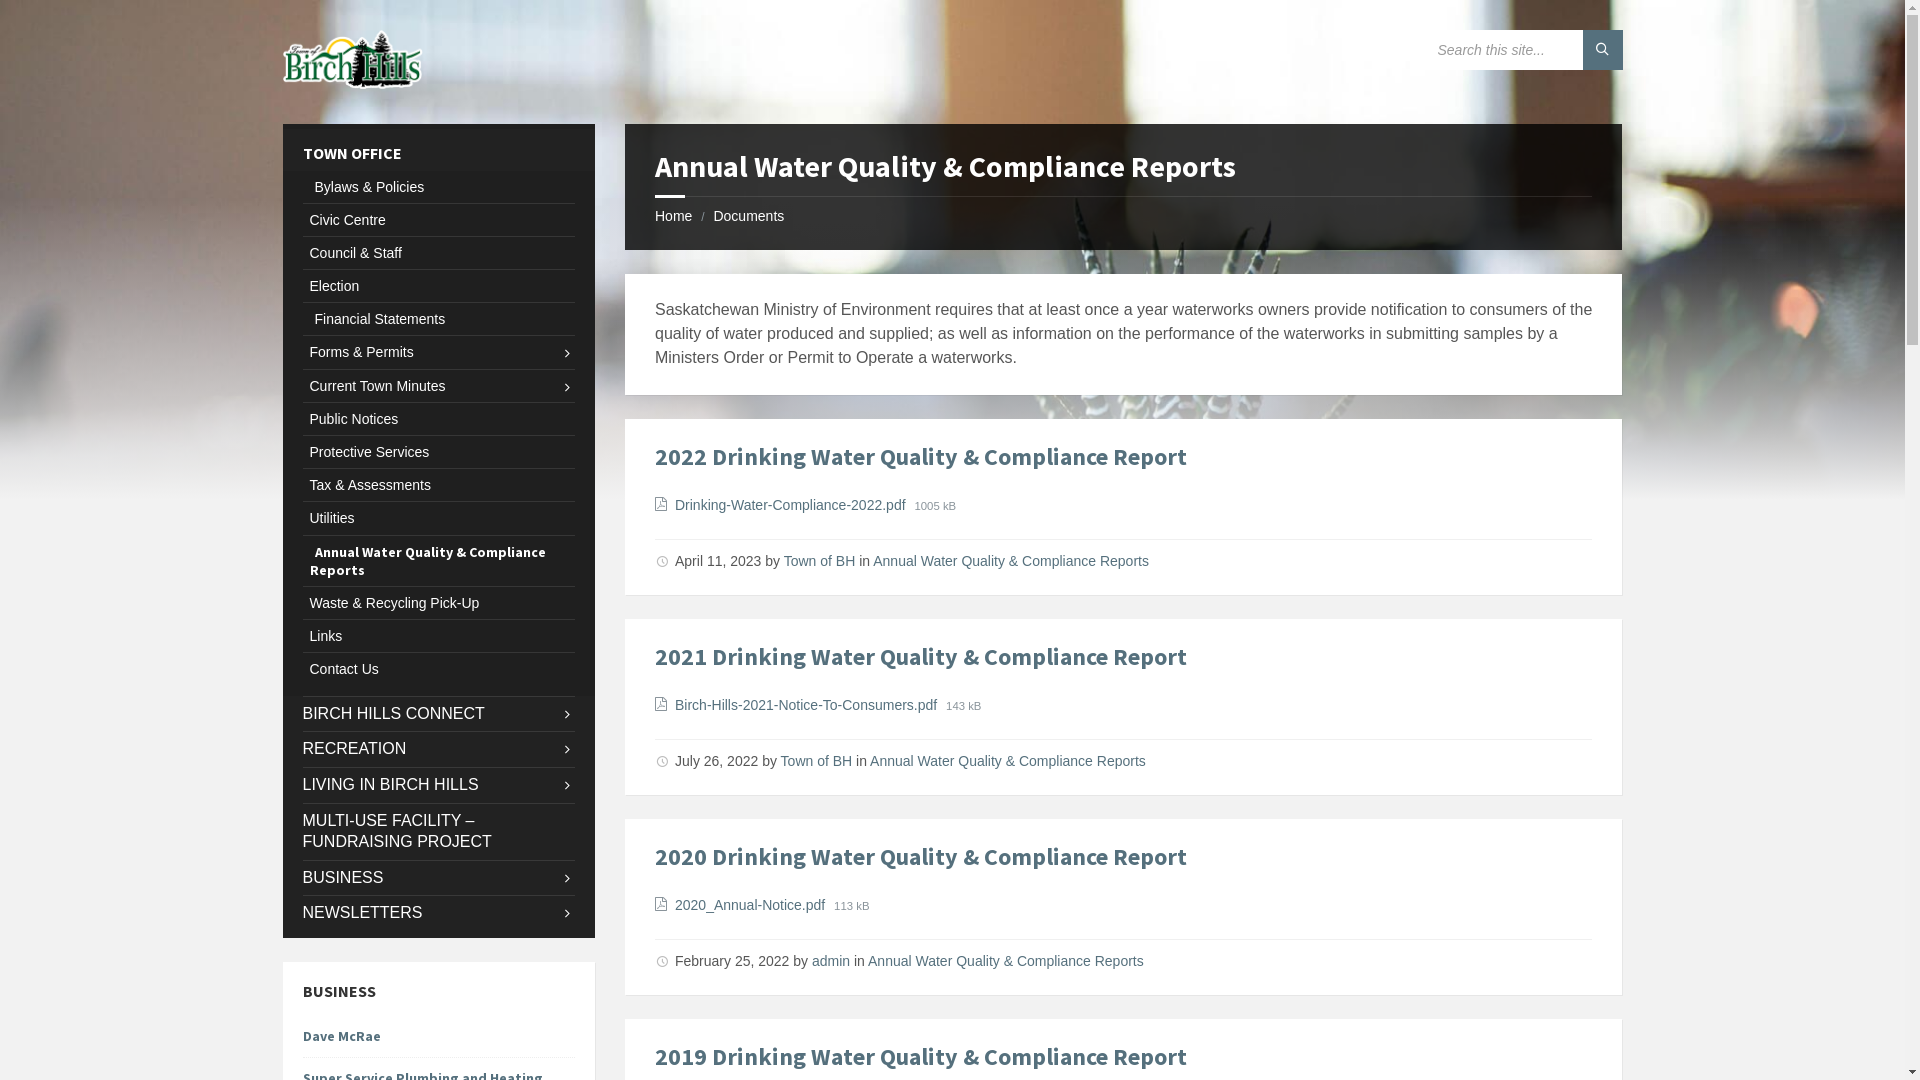  Describe the element at coordinates (436, 749) in the screenshot. I see `'RECREATION'` at that location.